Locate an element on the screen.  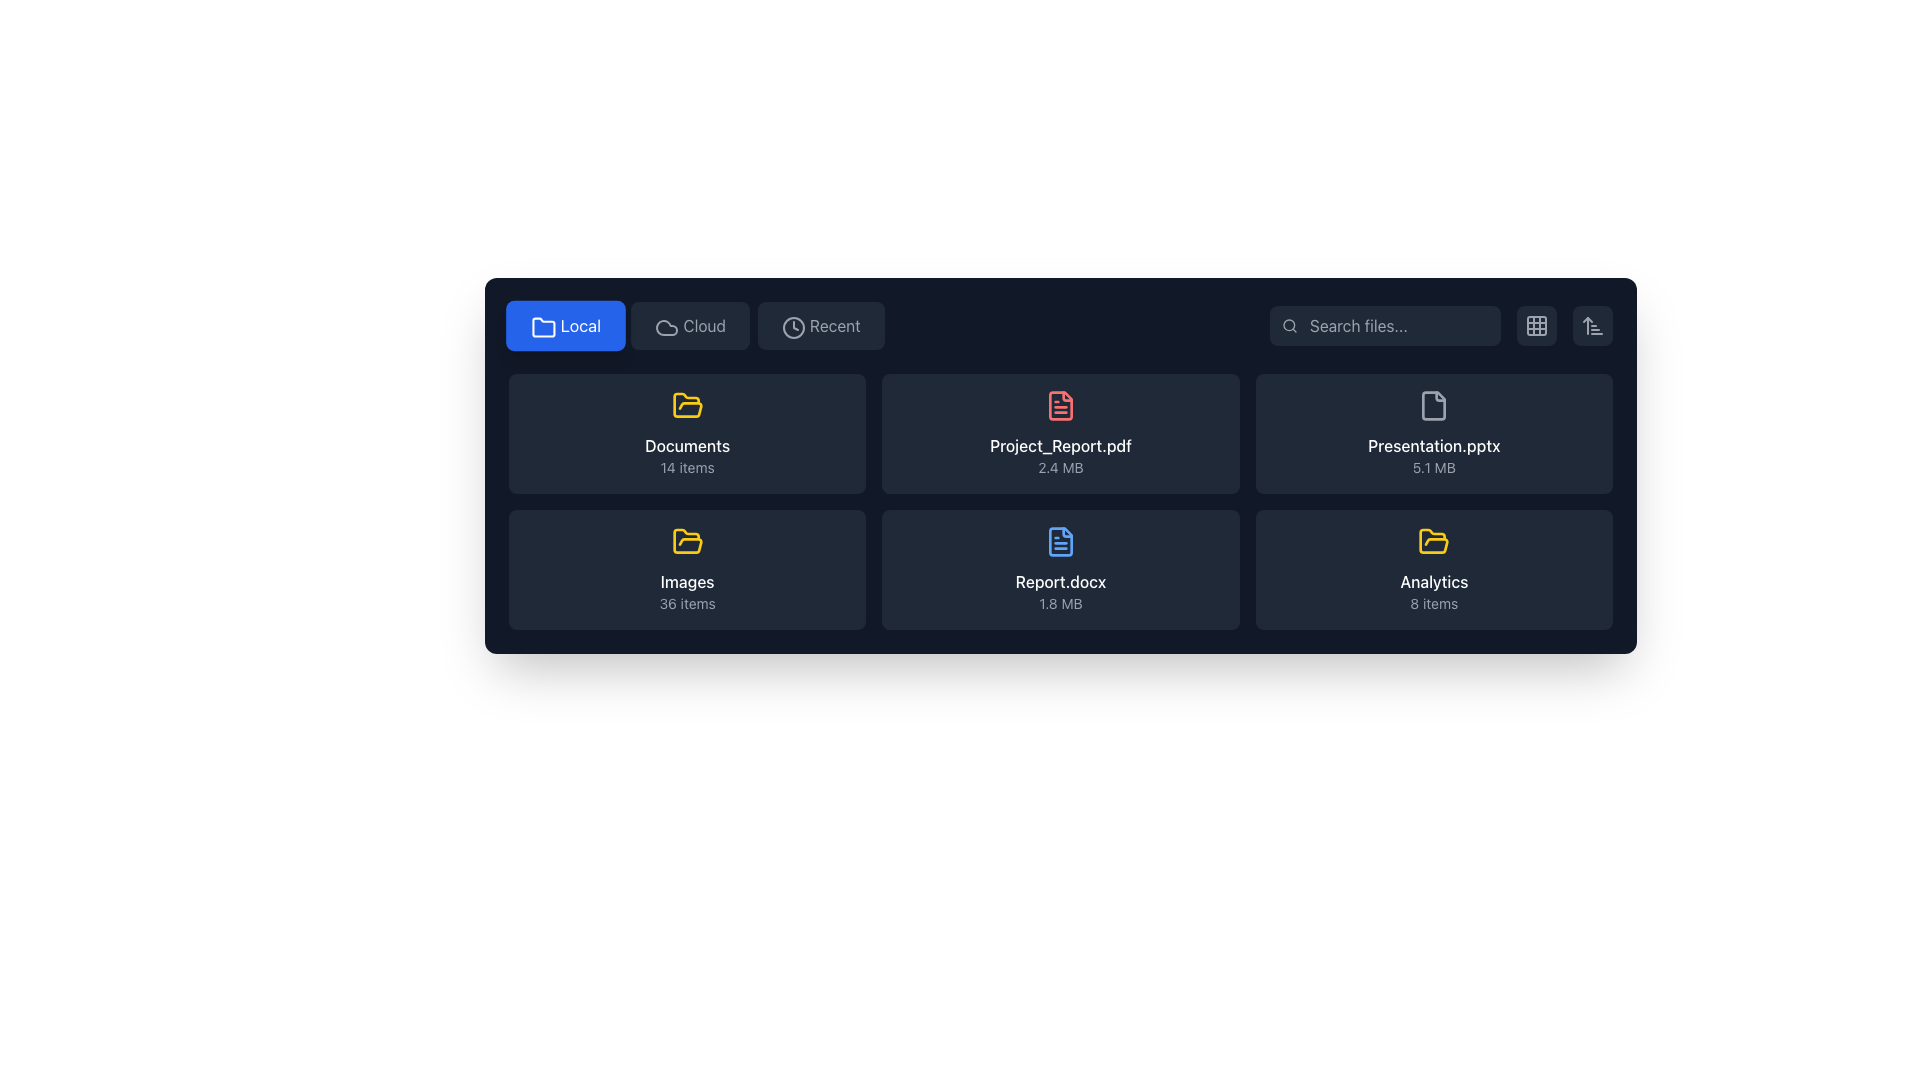
the search icon located at the top right of the interface, which denotes the search functionality of the input field is located at coordinates (1290, 325).